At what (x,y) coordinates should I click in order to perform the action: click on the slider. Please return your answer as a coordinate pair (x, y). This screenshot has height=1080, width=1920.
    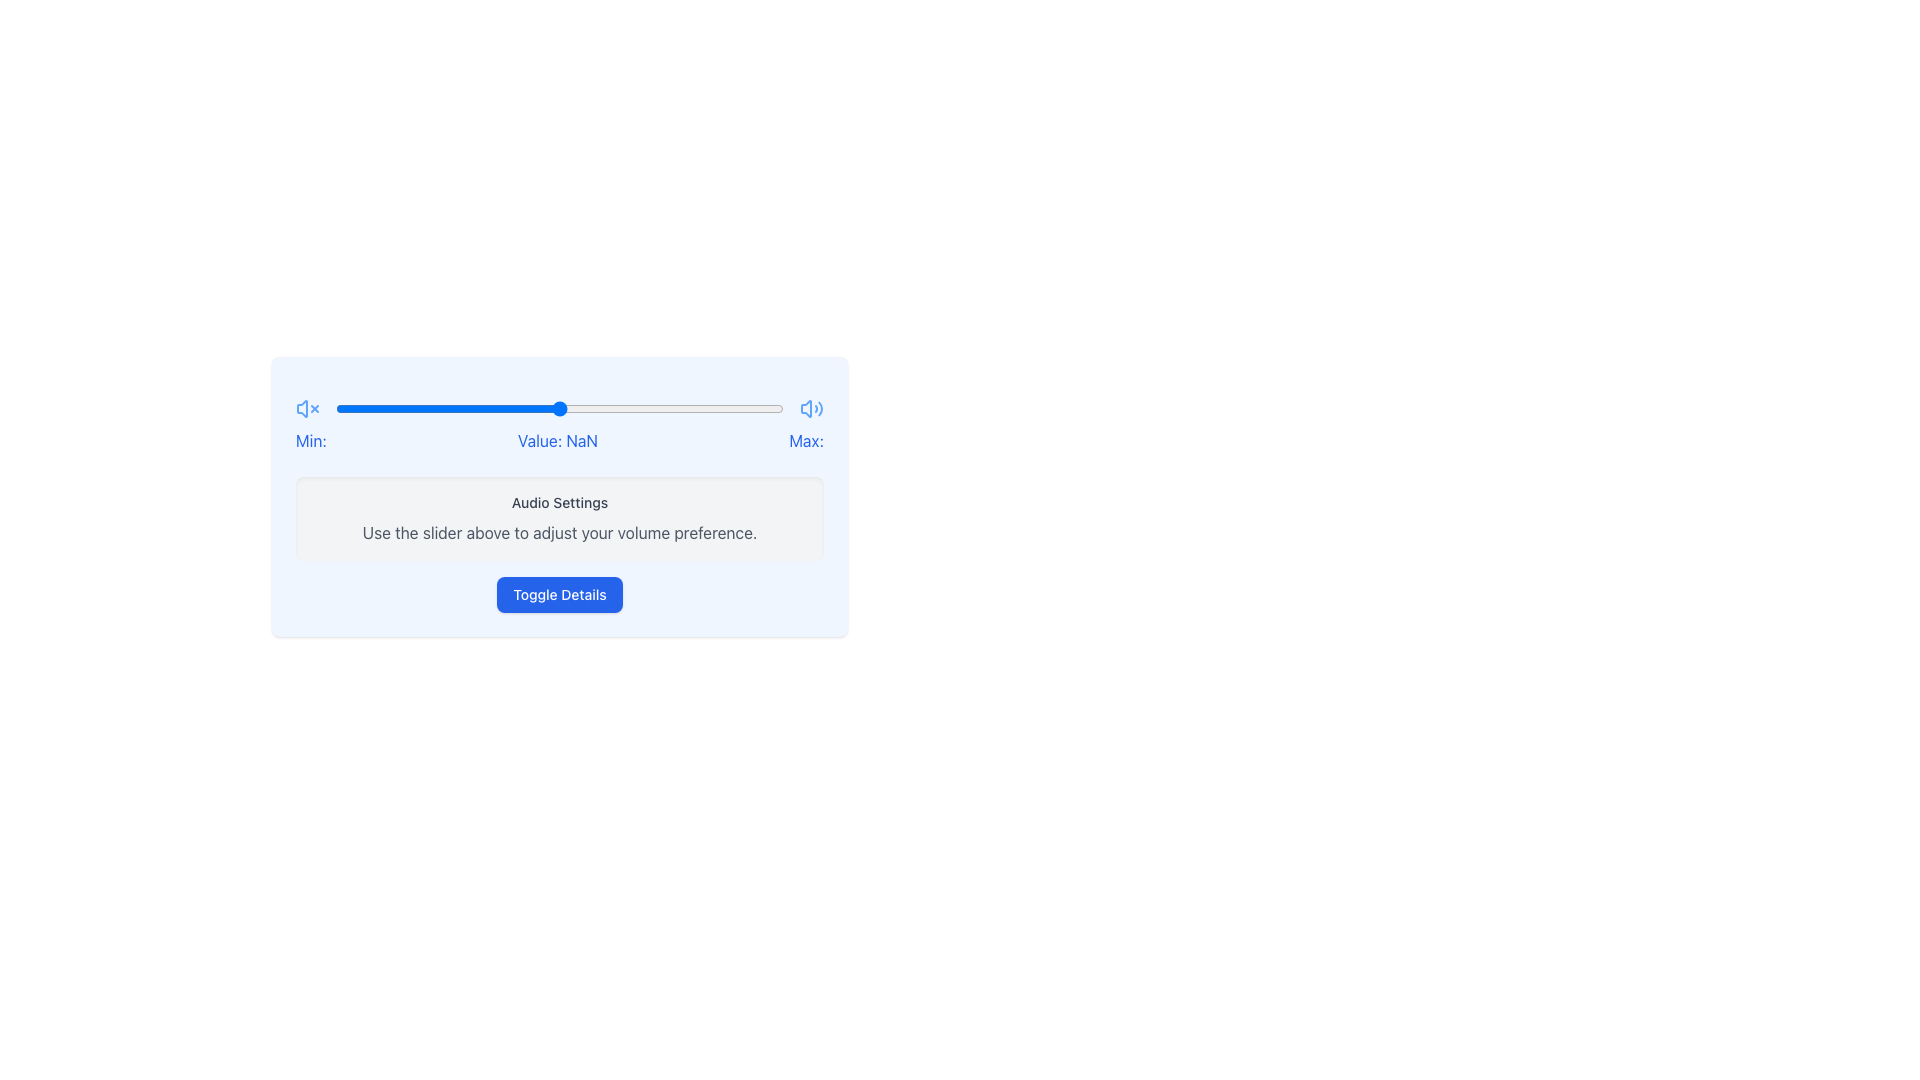
    Looking at the image, I should click on (672, 407).